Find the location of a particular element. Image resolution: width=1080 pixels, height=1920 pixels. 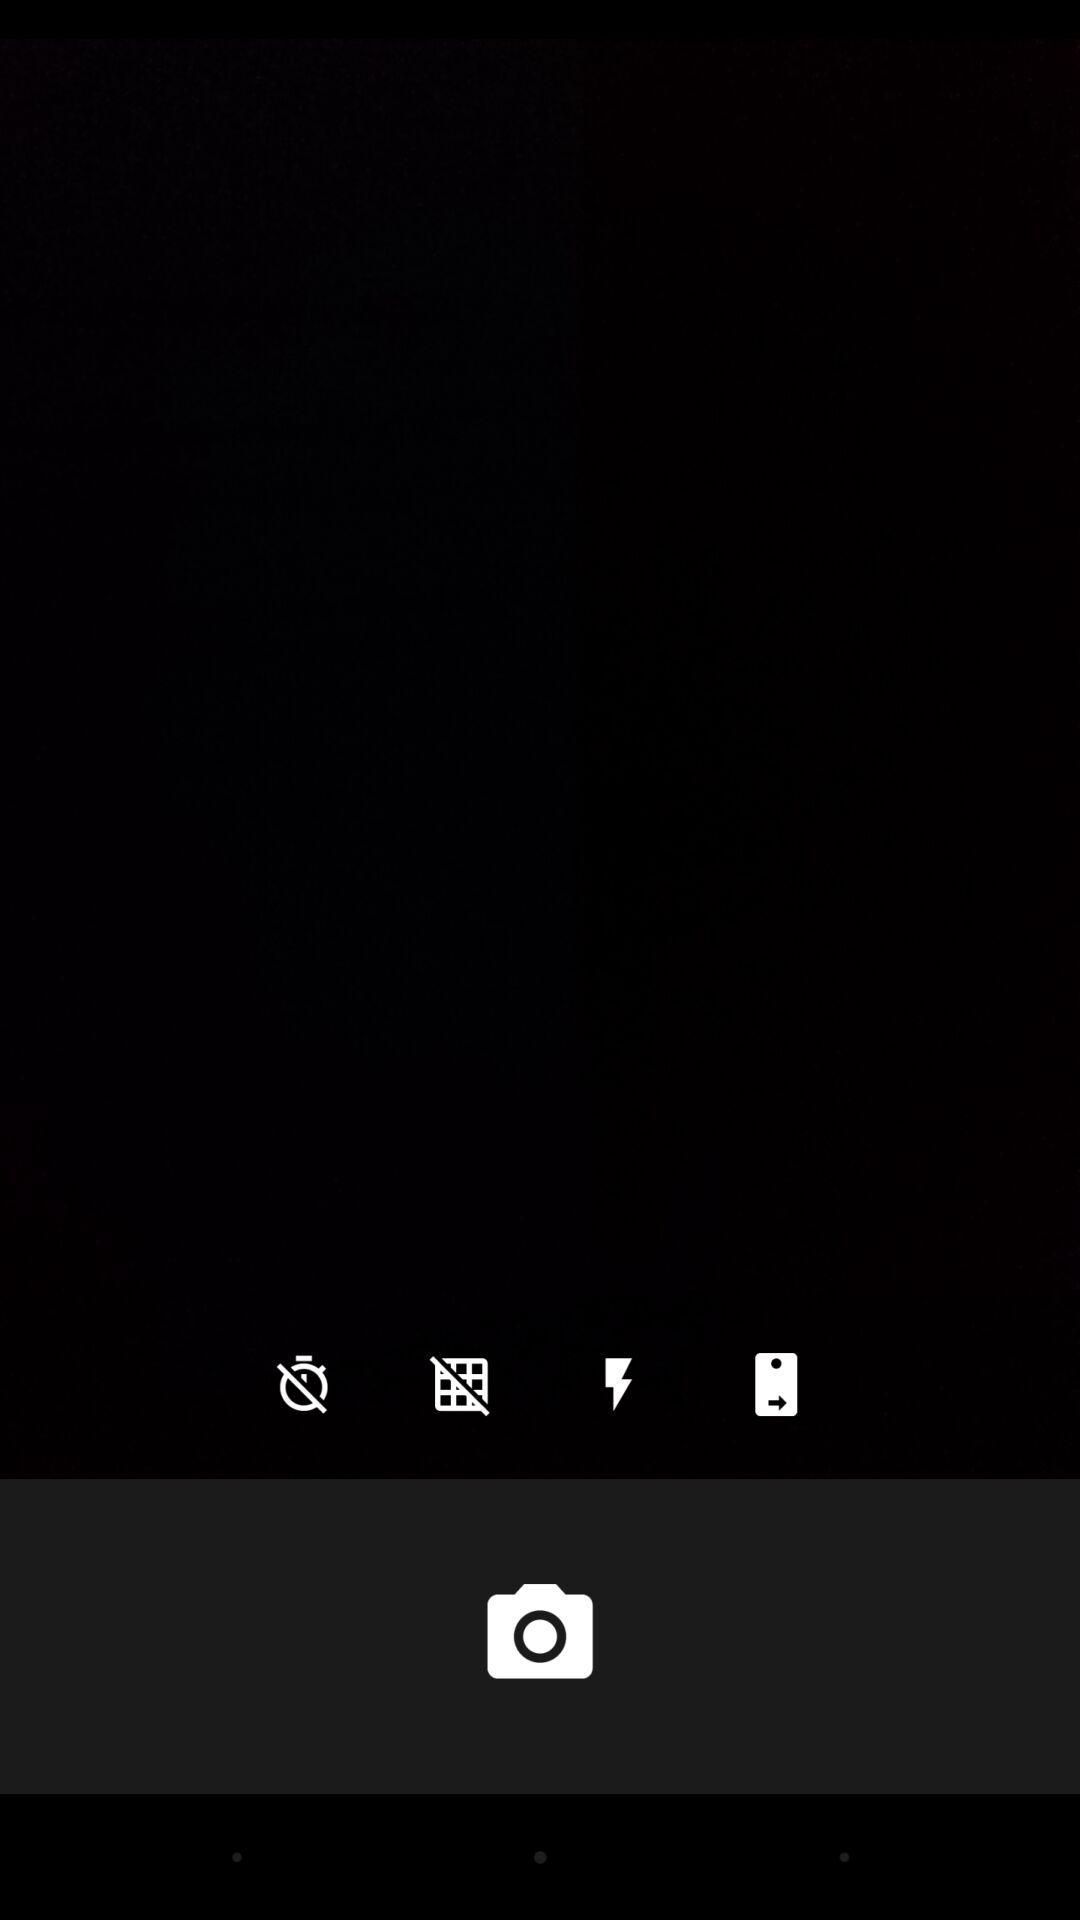

the flash icon is located at coordinates (617, 1383).